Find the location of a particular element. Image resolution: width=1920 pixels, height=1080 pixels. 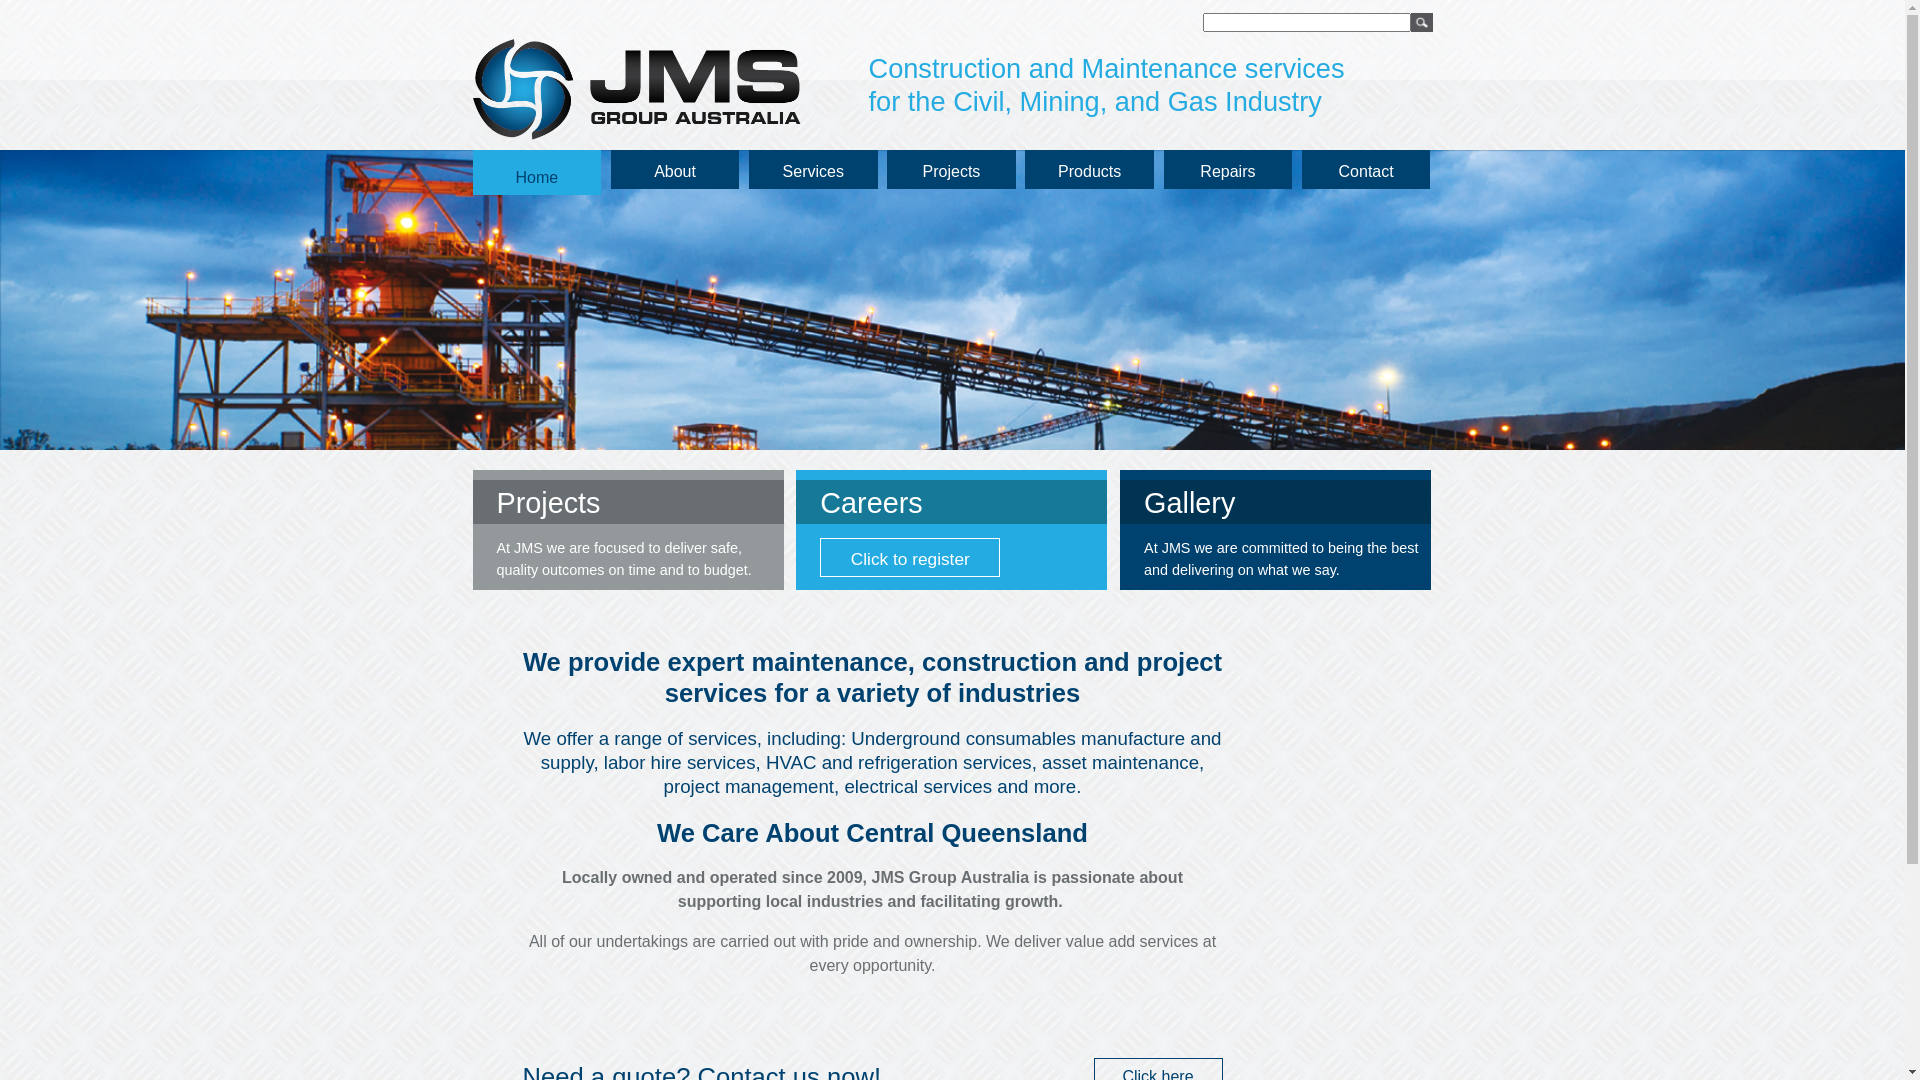

'Products' is located at coordinates (1088, 168).